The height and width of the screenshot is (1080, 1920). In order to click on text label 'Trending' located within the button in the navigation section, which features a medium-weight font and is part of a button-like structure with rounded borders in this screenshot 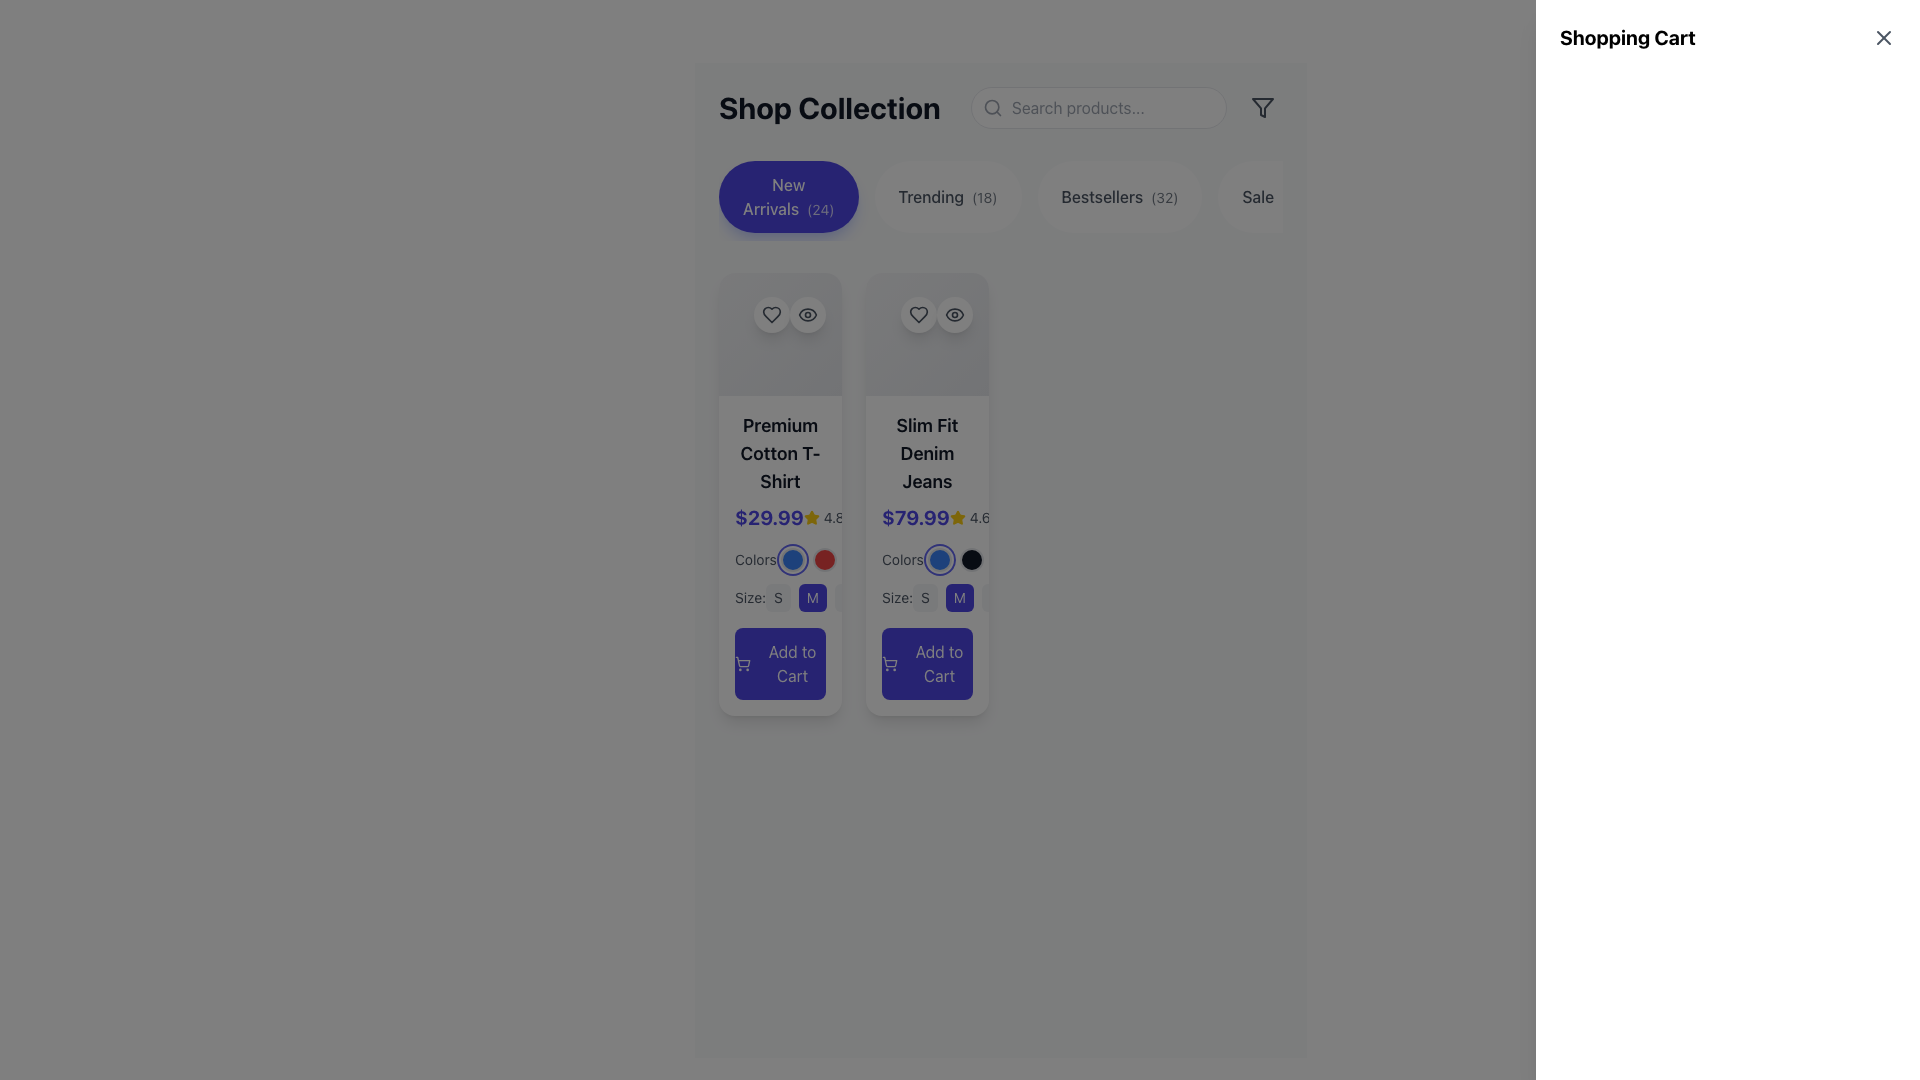, I will do `click(930, 196)`.